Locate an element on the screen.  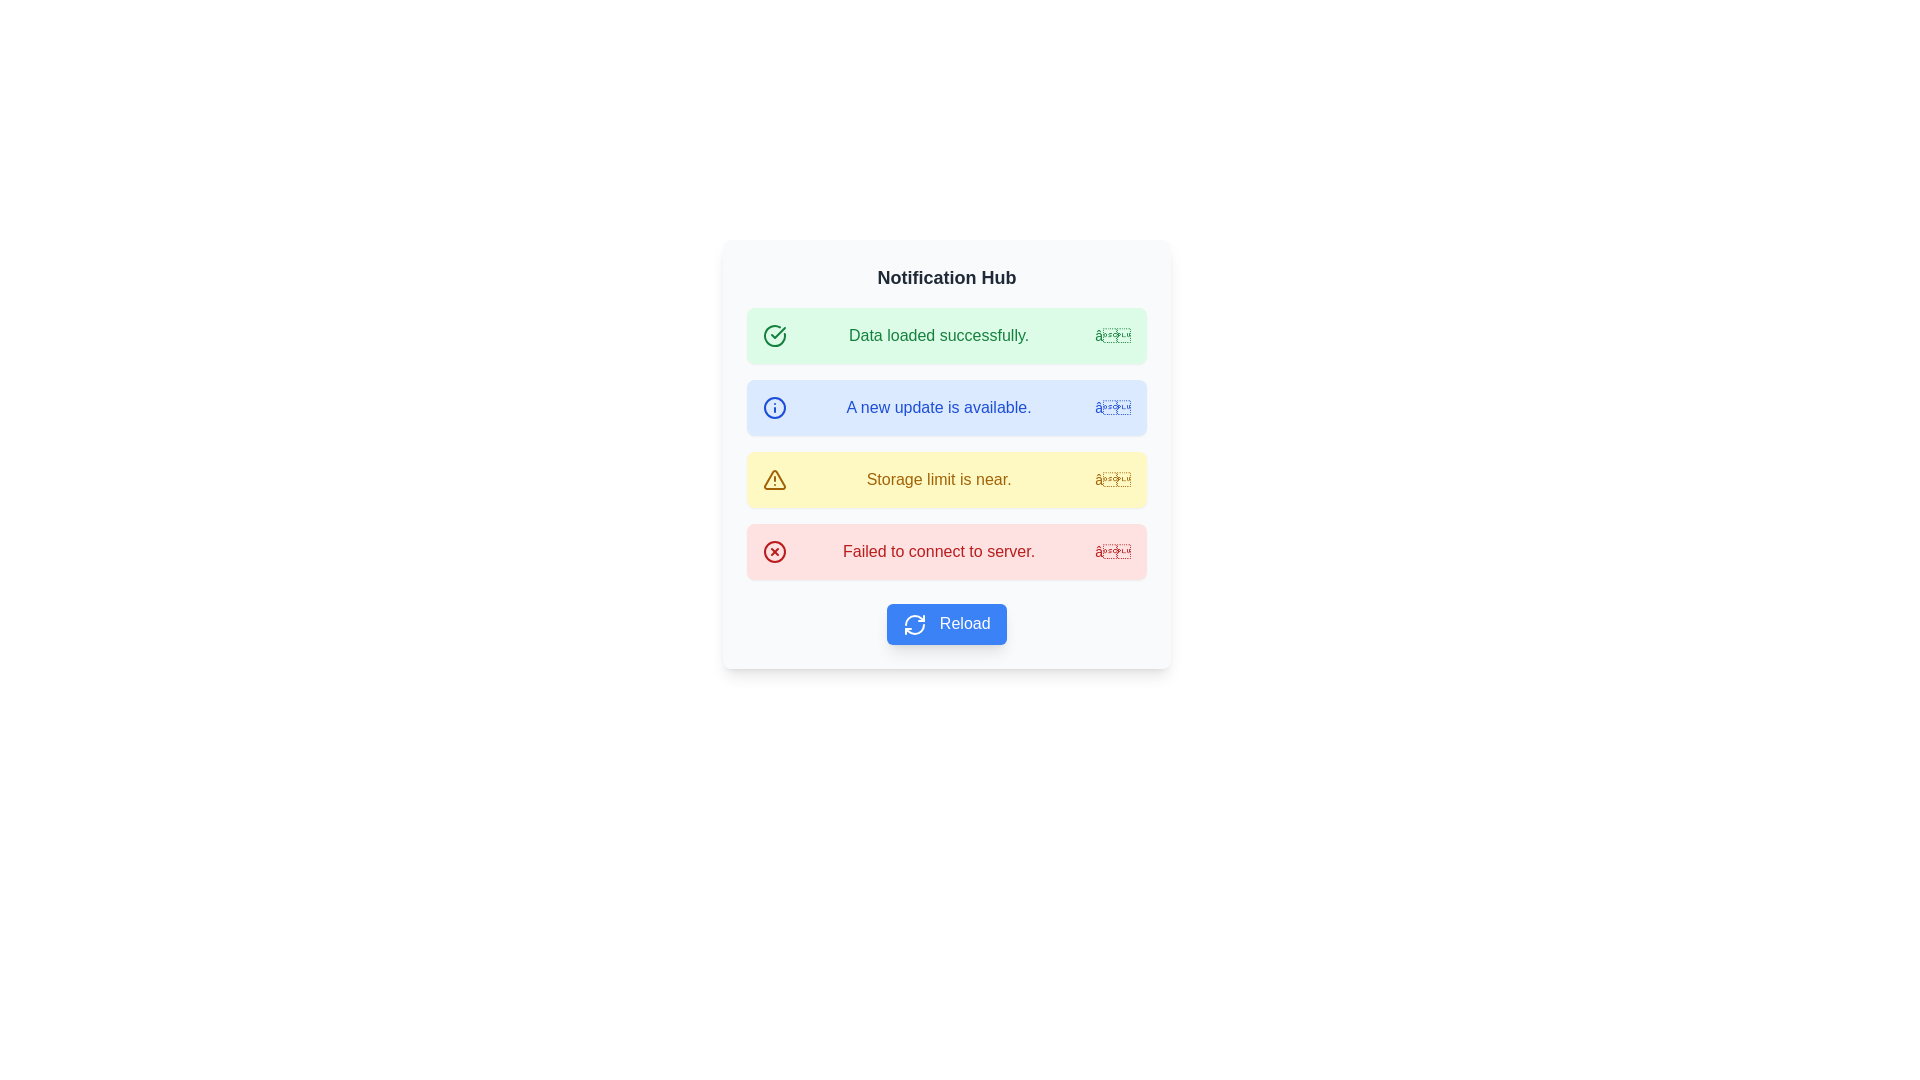
the notification text label warning users about nearing storage limits, located between a blue notification above and a red notification below in the vertical list of notifications is located at coordinates (938, 479).